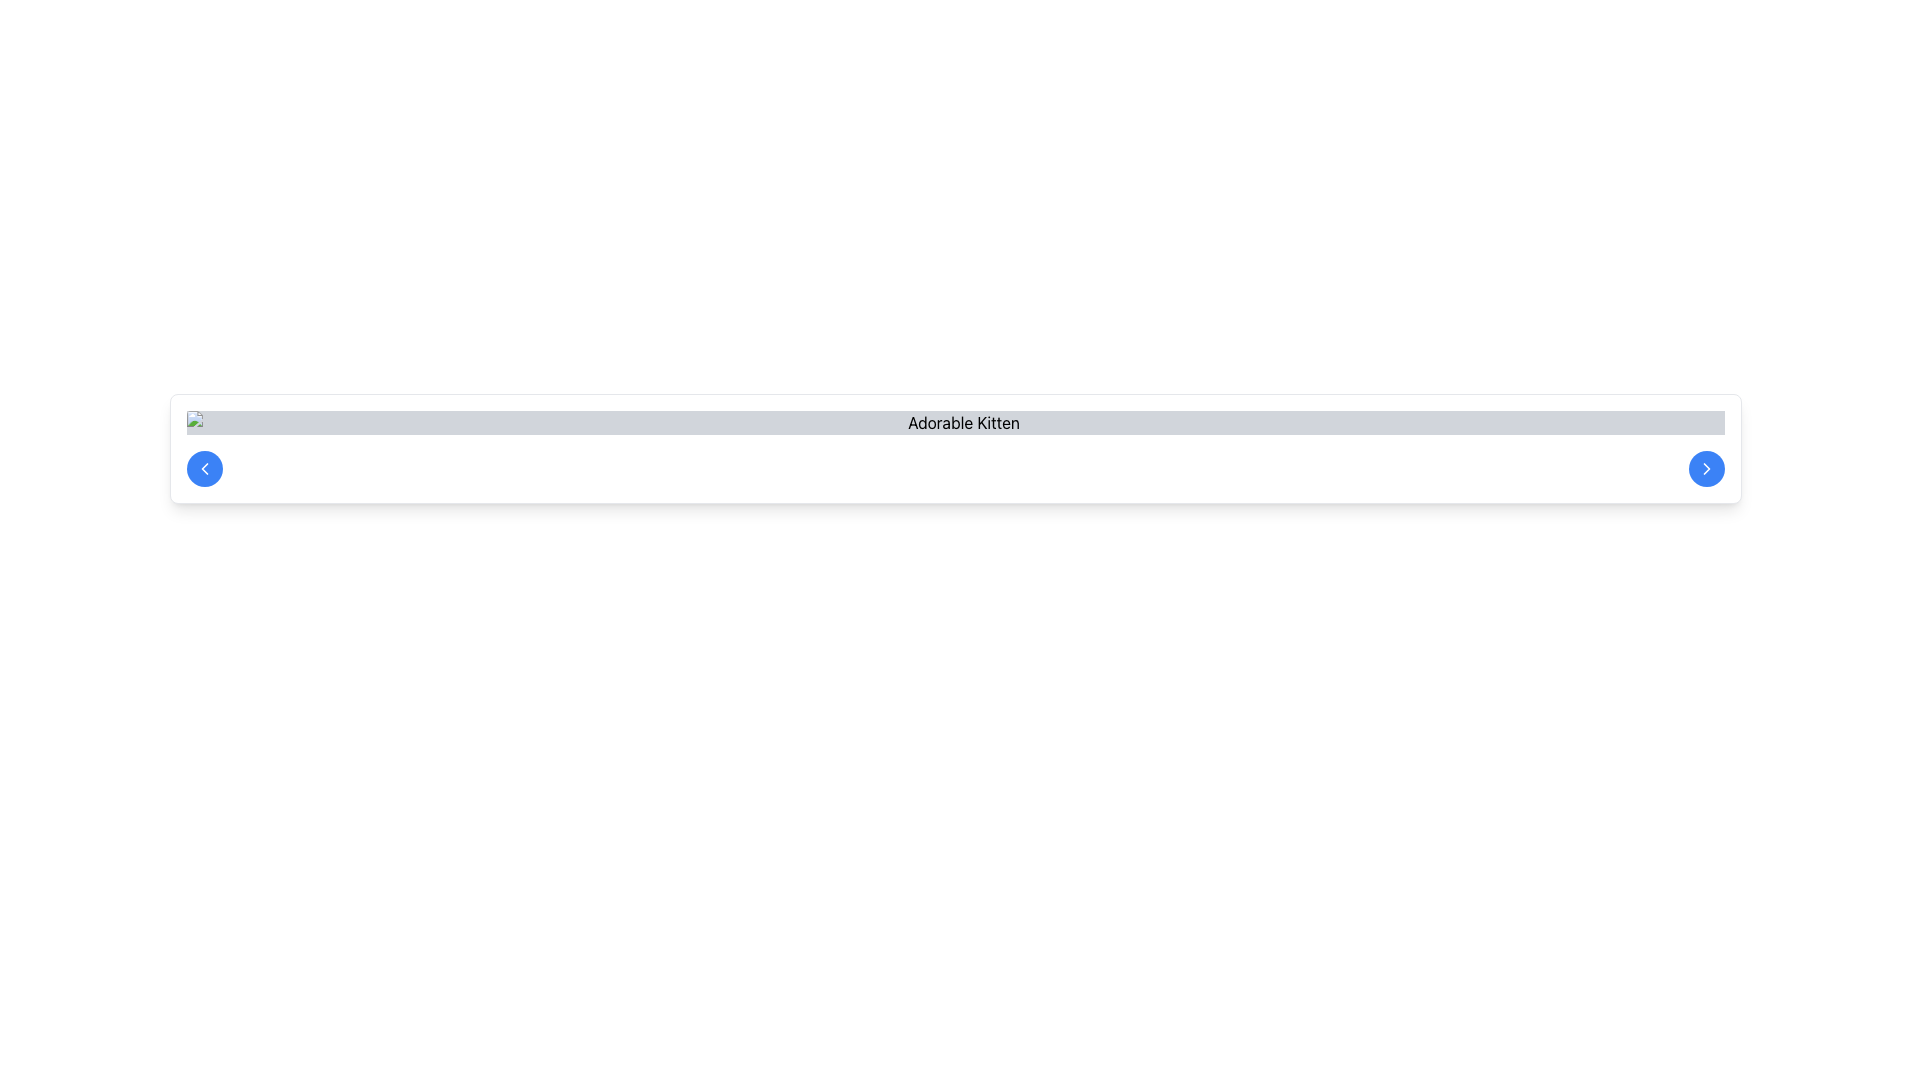 The image size is (1920, 1080). I want to click on the circular blue button with a white leftward chevron arrow, so click(205, 469).